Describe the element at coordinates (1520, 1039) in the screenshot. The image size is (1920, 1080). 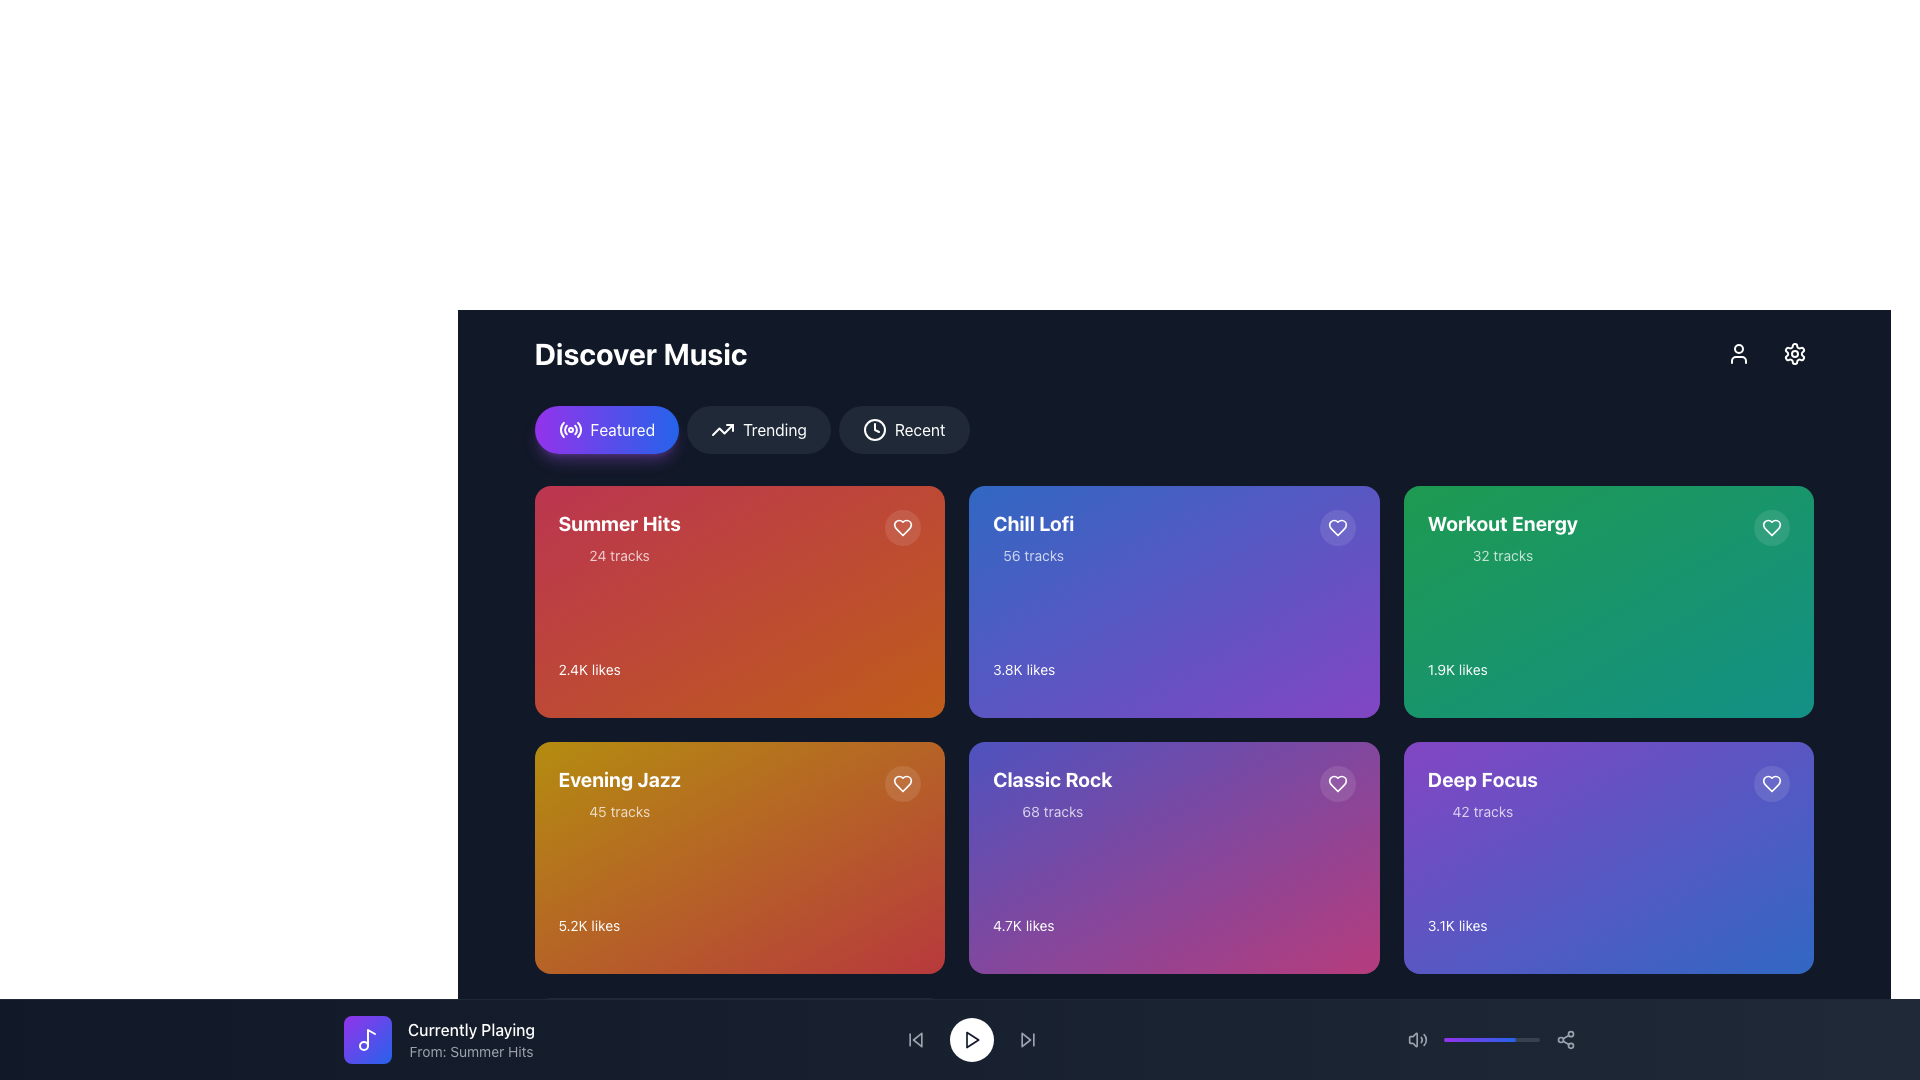
I see `volume level` at that location.